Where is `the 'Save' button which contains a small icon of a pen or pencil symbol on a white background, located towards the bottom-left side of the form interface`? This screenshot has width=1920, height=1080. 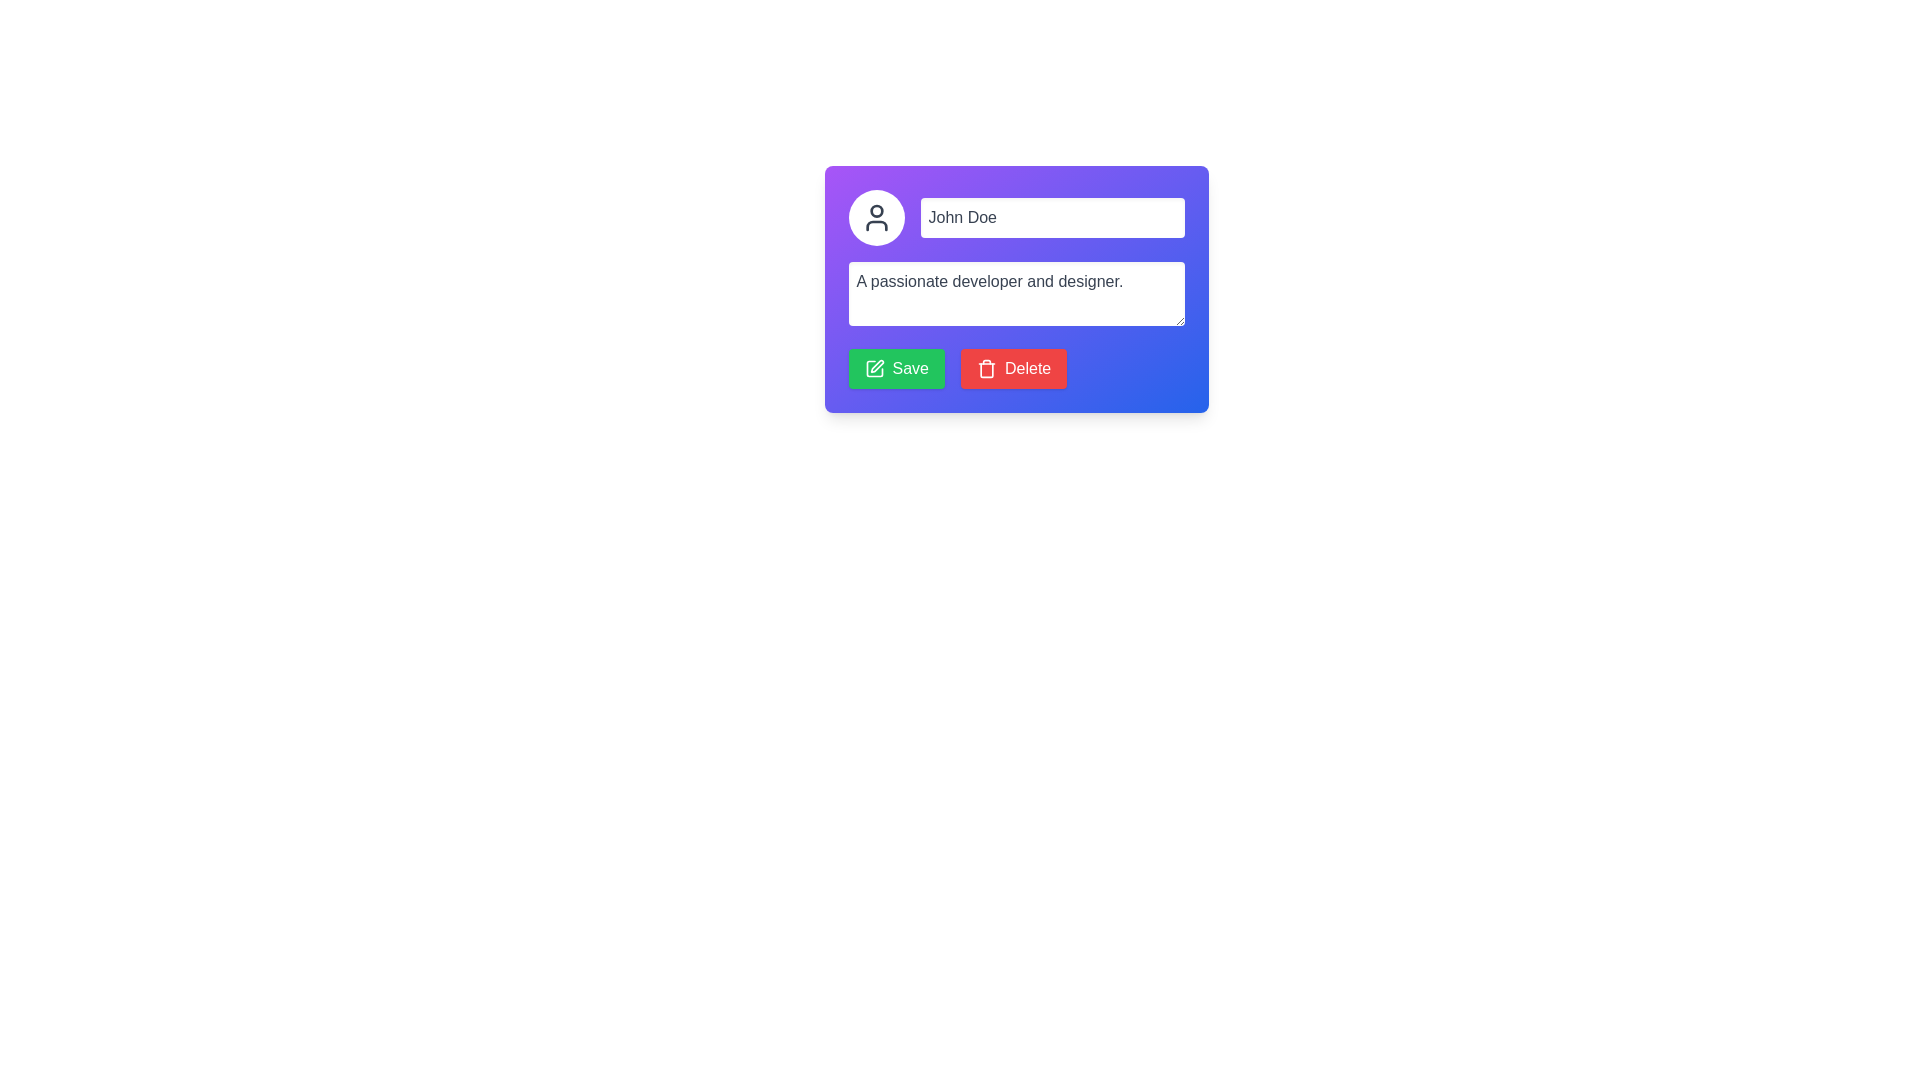 the 'Save' button which contains a small icon of a pen or pencil symbol on a white background, located towards the bottom-left side of the form interface is located at coordinates (874, 369).